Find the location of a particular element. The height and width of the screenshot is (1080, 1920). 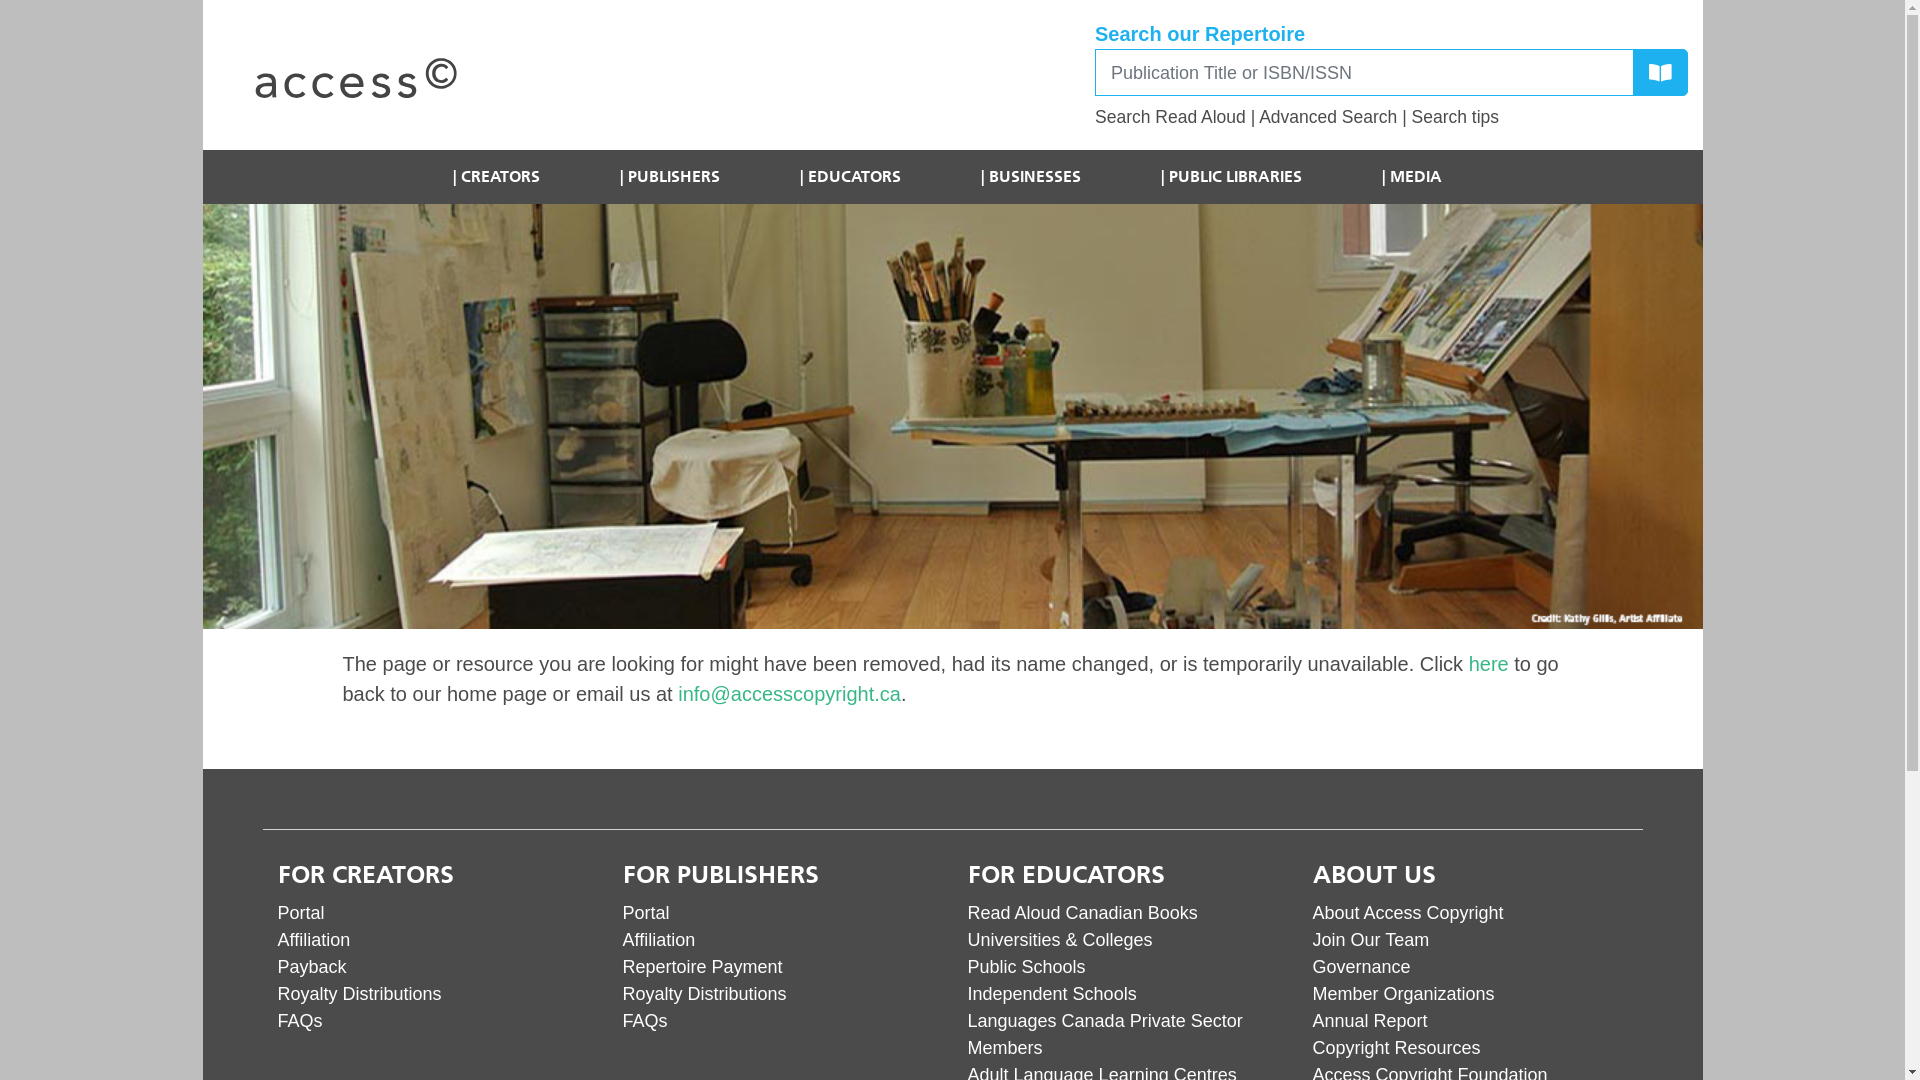

'Portal' is located at coordinates (300, 913).